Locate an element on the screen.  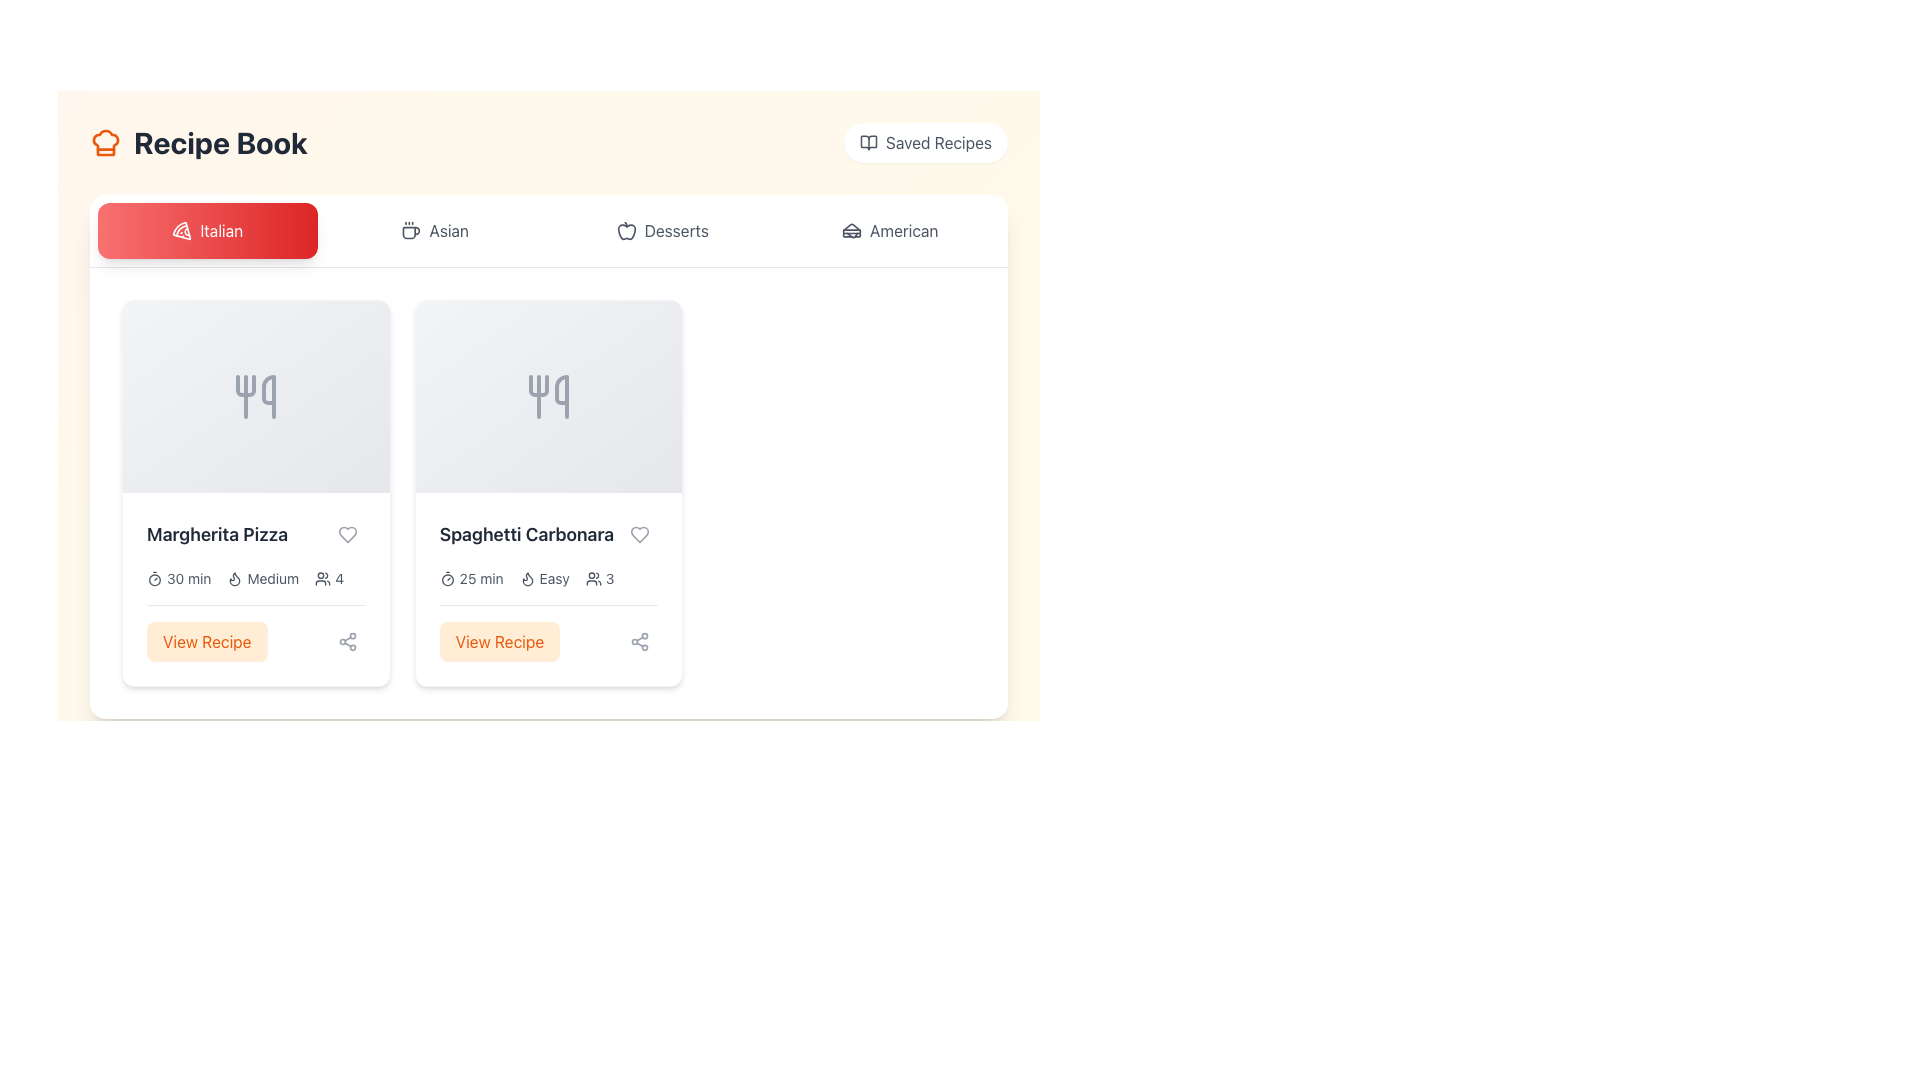
the leftmost vertical utensil-like graphic (fork) icon styled in a monochromatic gray tone within the 'Margherita Pizza' card's SVG icon group is located at coordinates (245, 385).